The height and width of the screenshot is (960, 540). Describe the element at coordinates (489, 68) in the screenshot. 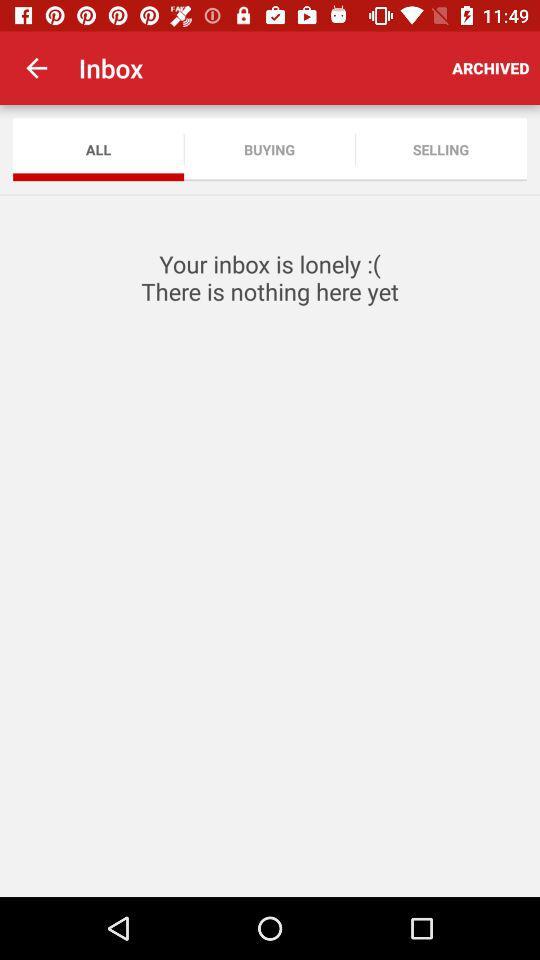

I see `the item next to inbox icon` at that location.